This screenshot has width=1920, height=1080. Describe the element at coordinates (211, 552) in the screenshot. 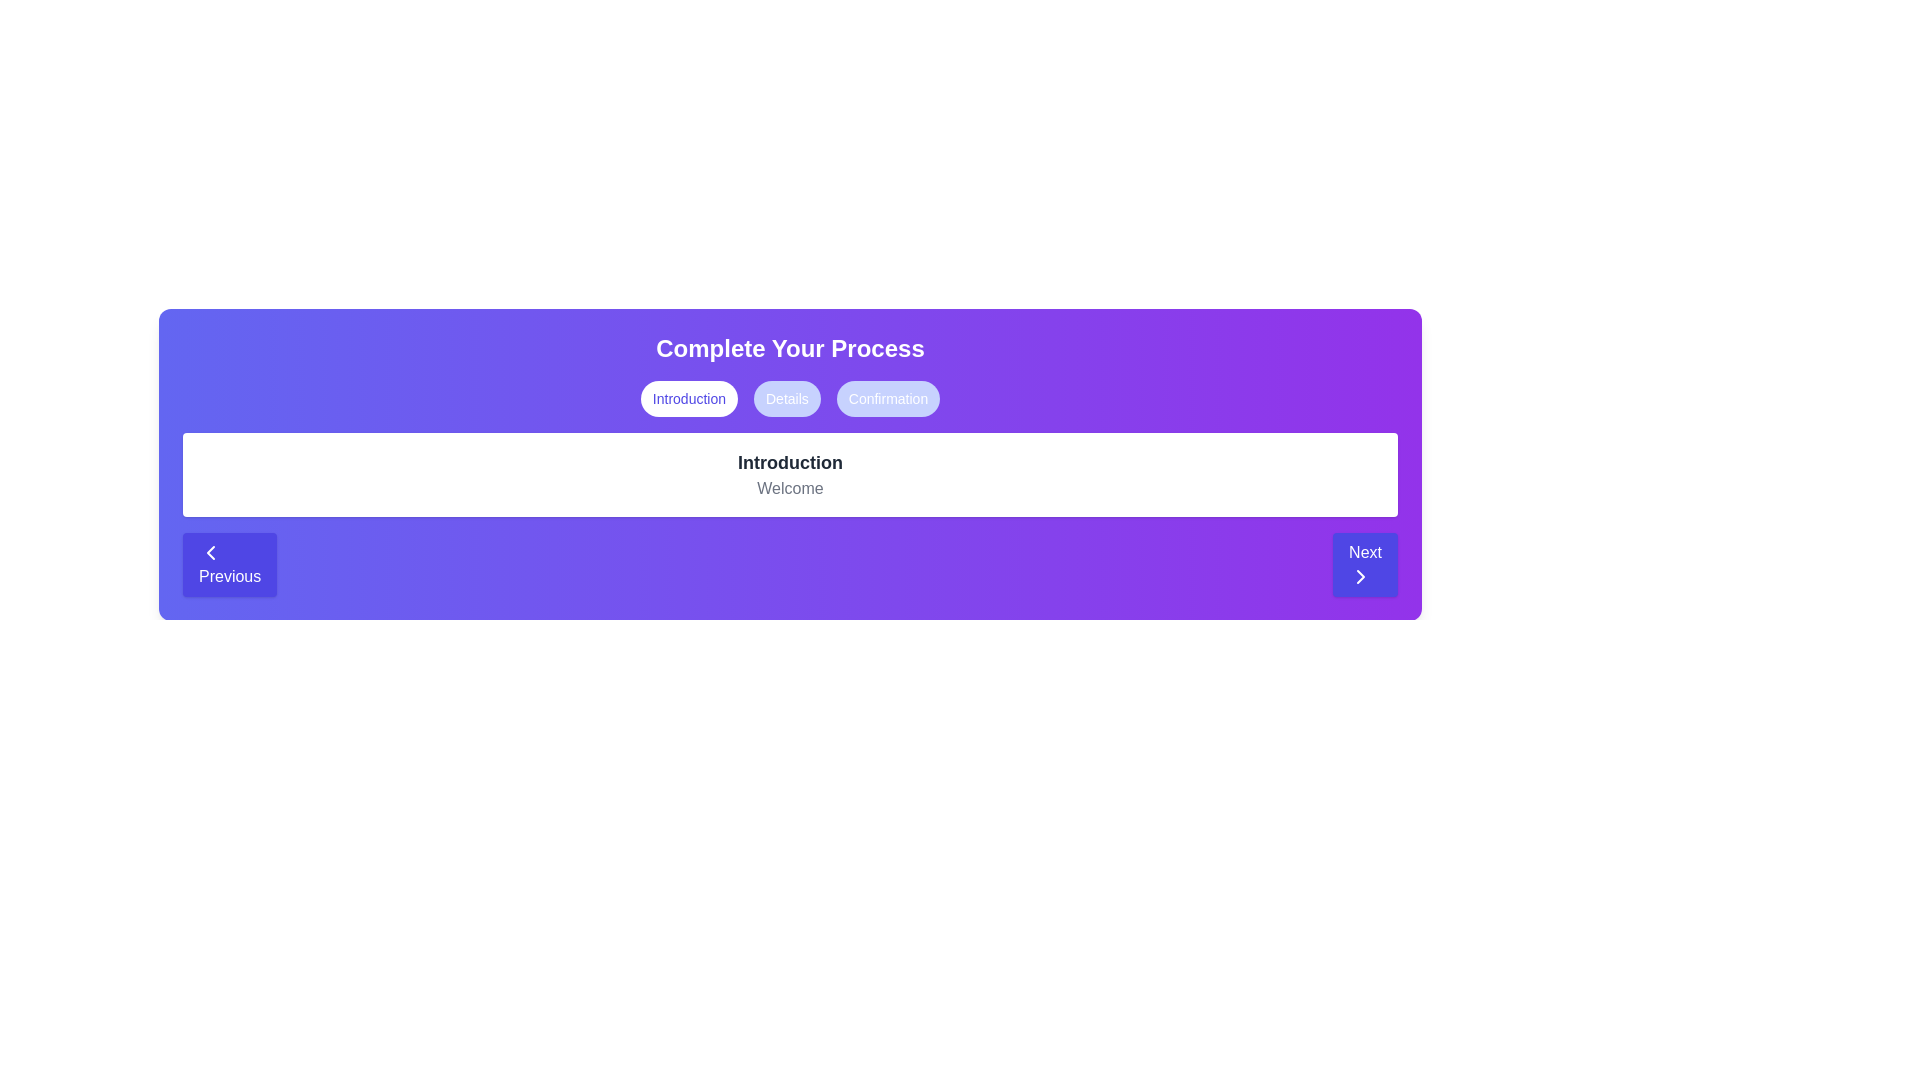

I see `the 'Previous' button, which contains the Chevron Icon indicating backward navigation, located at the bottom-left corner of the interface` at that location.